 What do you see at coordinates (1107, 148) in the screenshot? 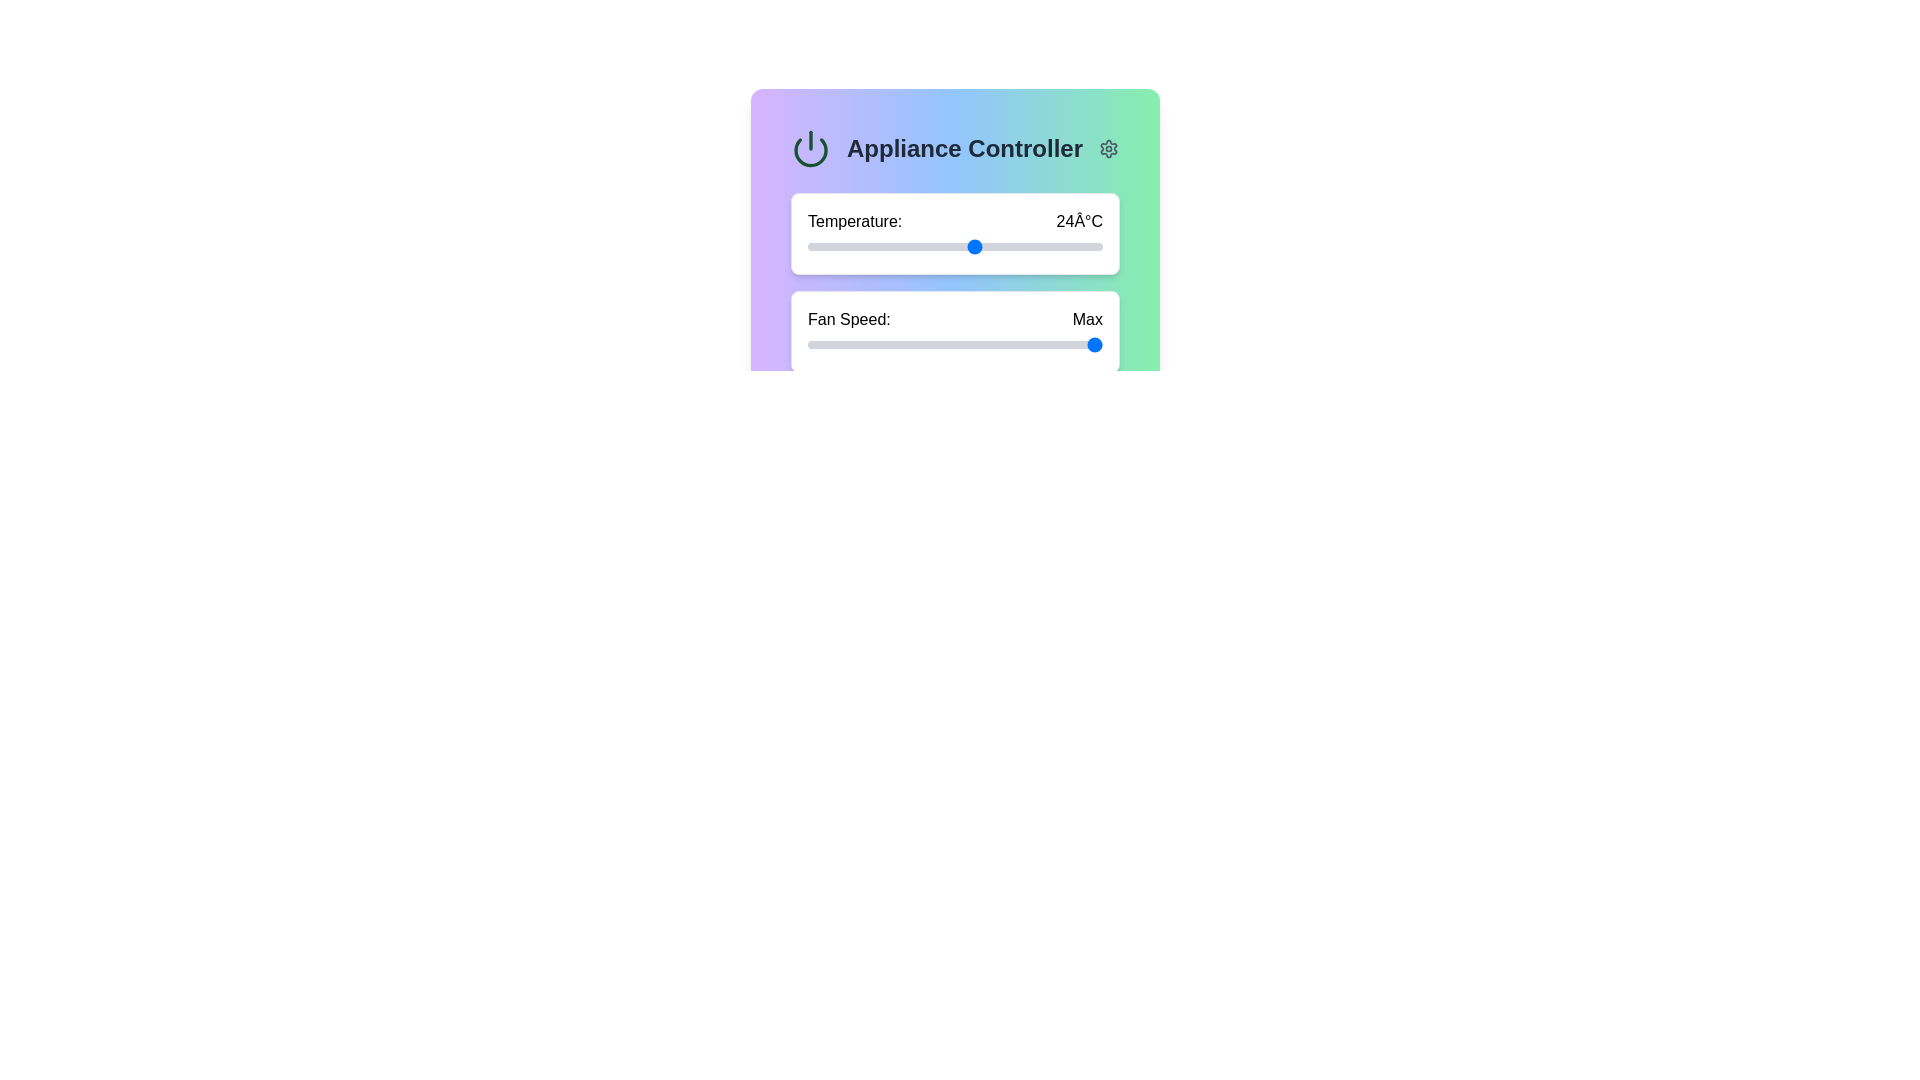
I see `the settings icon` at bounding box center [1107, 148].